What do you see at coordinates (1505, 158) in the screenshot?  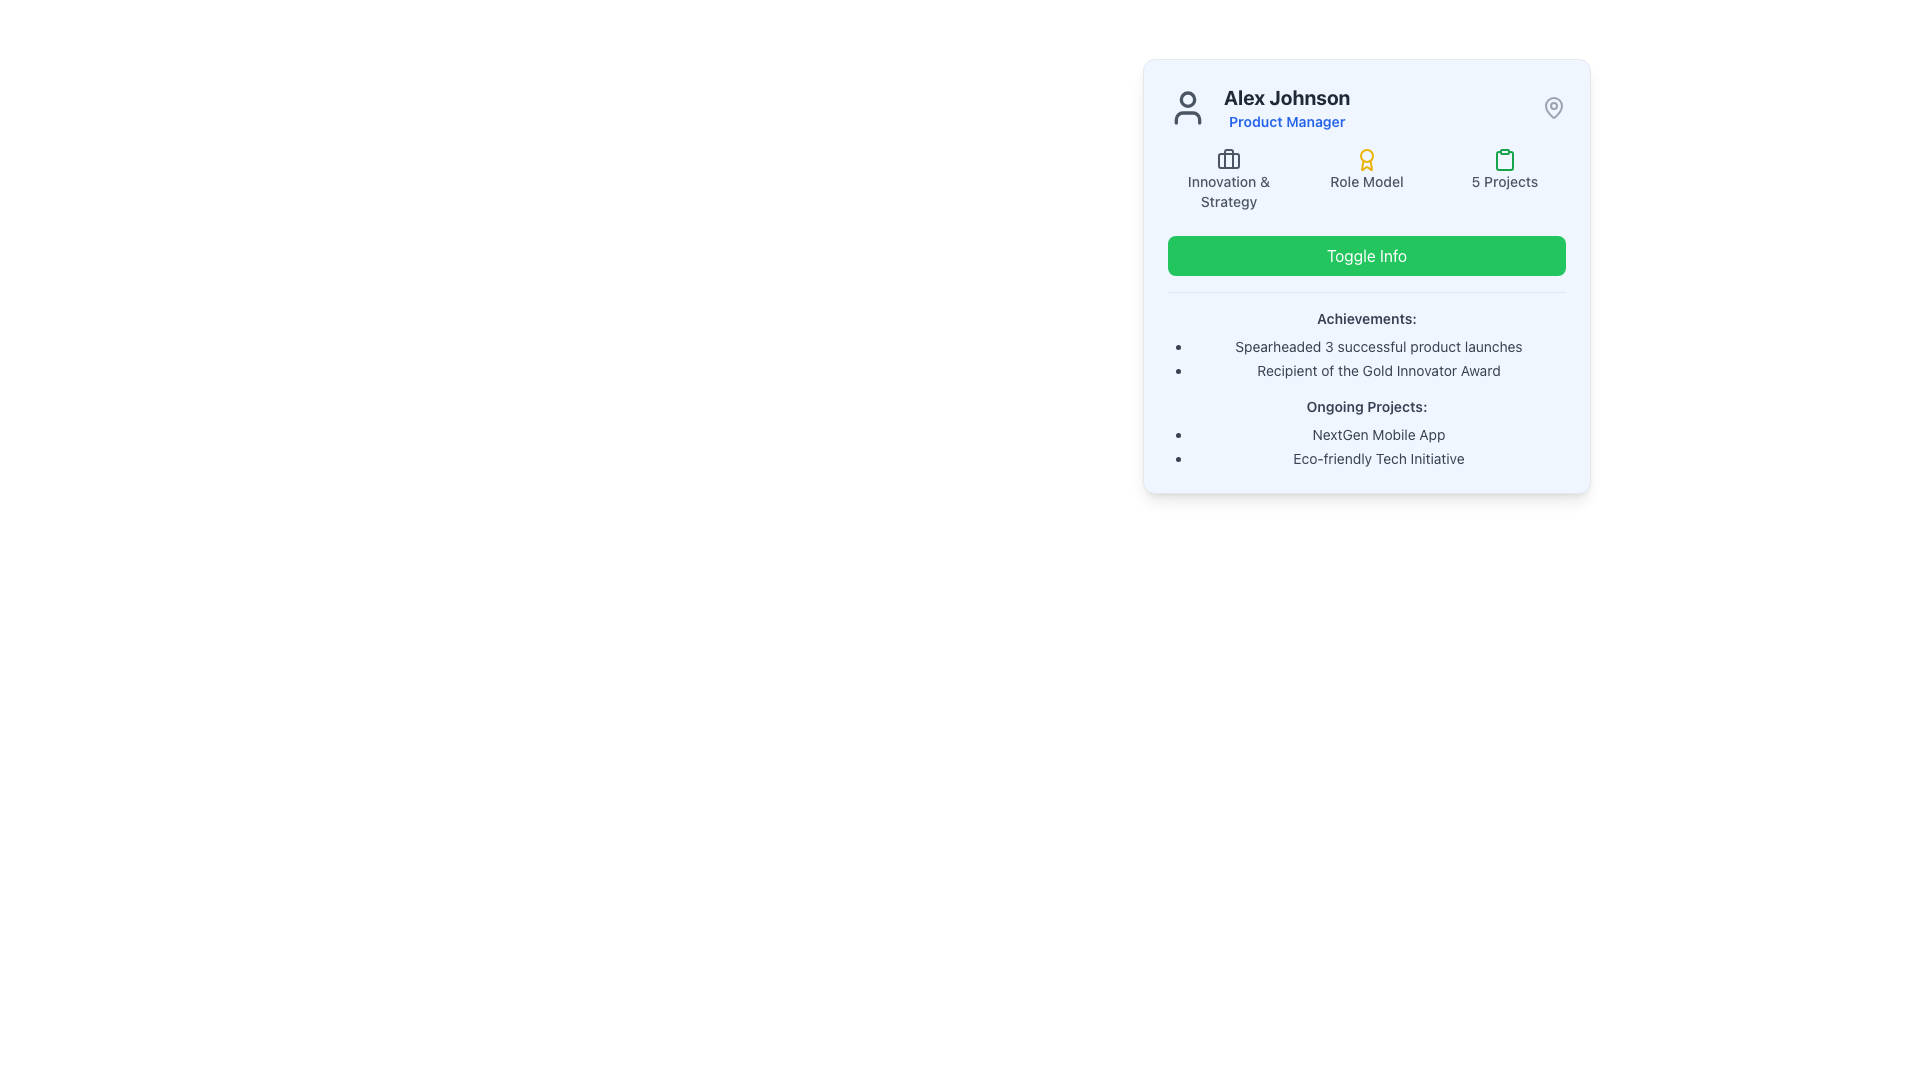 I see `the color and design of the graphic clipboard icon located near the '5 Projects' text in the upper-right section of the profile card` at bounding box center [1505, 158].